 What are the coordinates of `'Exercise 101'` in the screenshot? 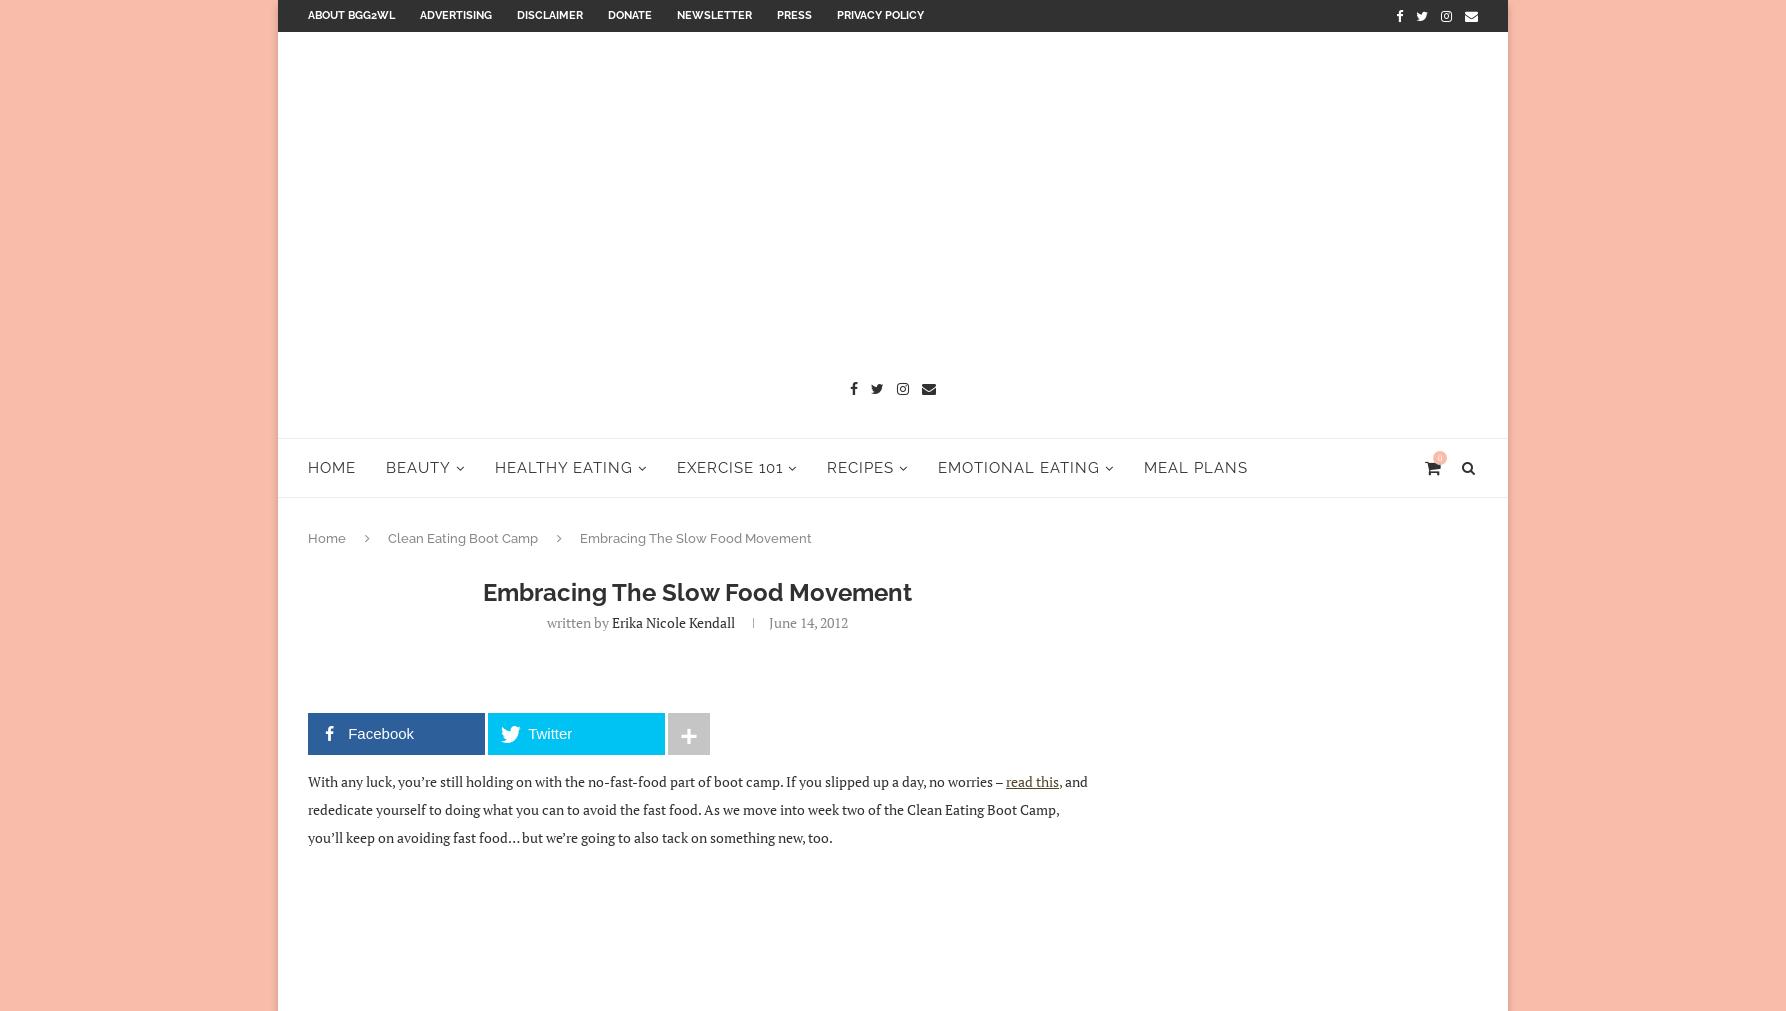 It's located at (729, 465).